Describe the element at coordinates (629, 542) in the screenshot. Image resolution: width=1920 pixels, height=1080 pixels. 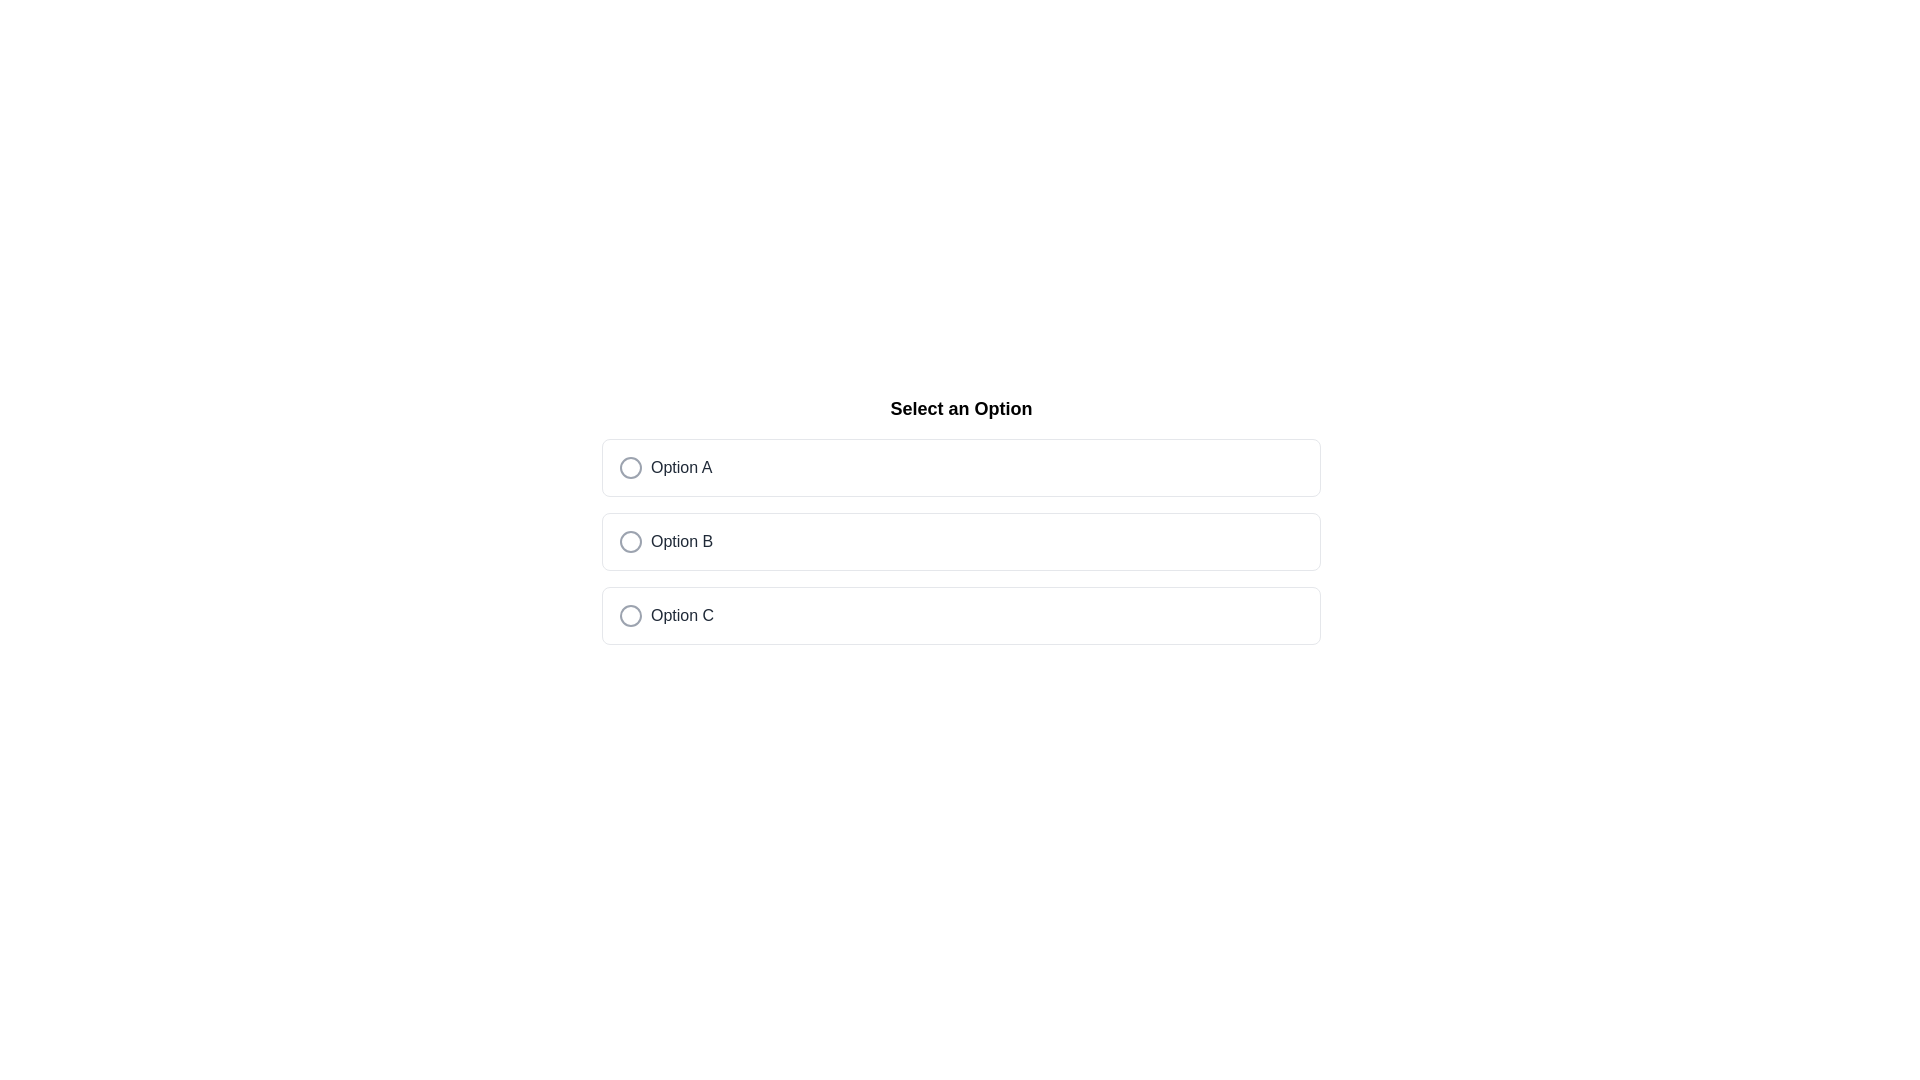
I see `the SVG circle element that represents the selection marker for 'Option B'` at that location.